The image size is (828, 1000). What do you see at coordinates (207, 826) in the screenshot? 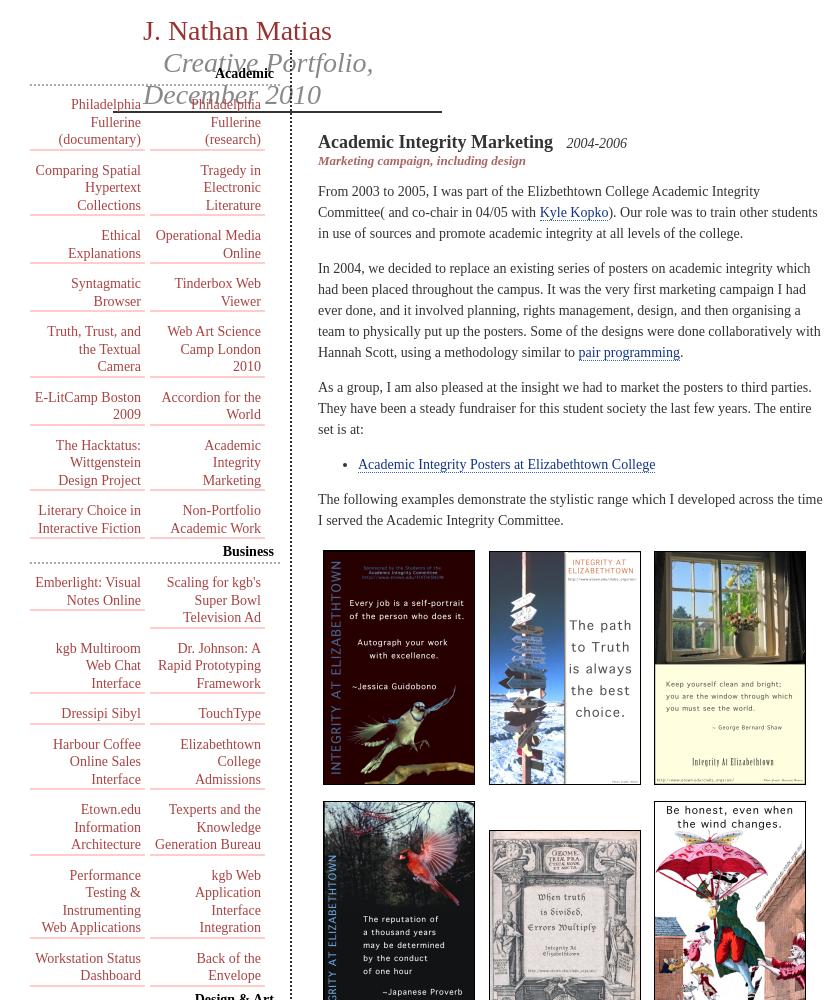
I see `'Texperts and the Knowledge Generation Bureau'` at bounding box center [207, 826].